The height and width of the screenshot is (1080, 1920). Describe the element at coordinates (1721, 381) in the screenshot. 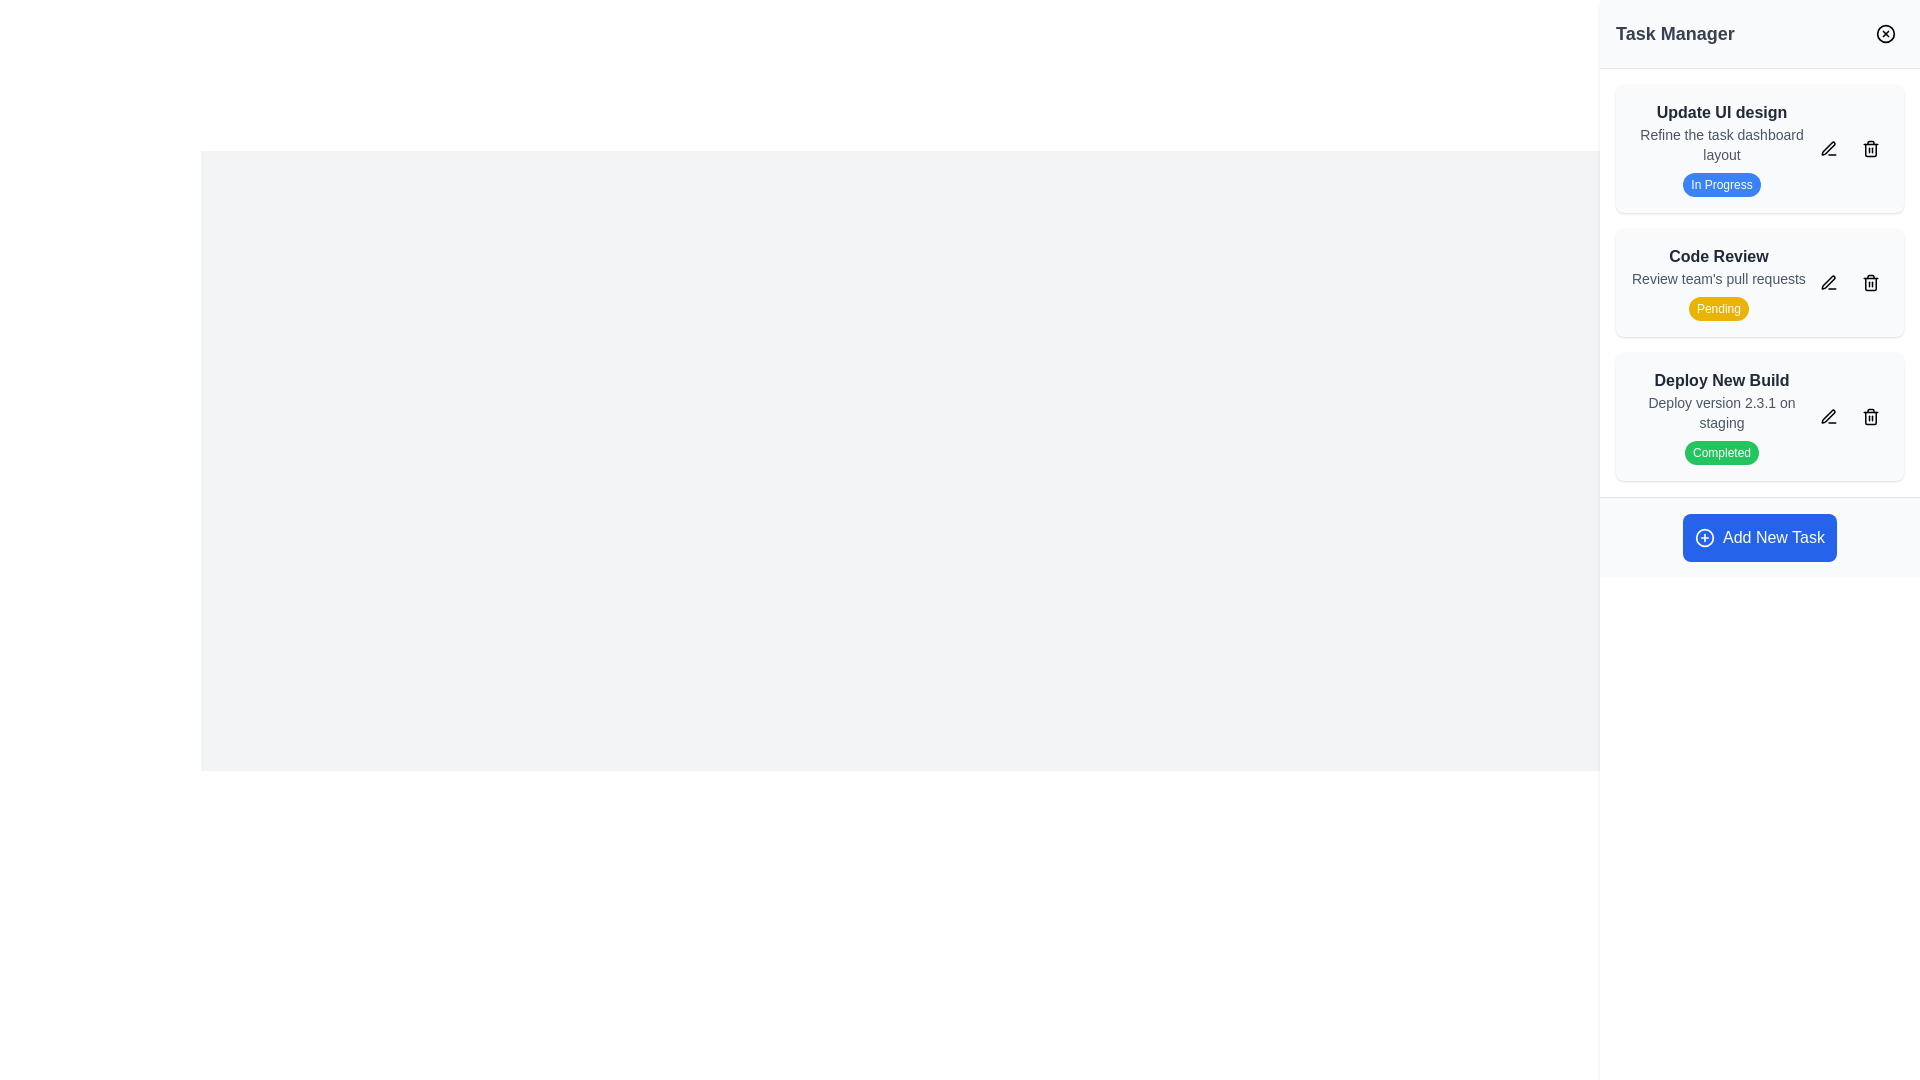

I see `the text label for the third task entry in the vertical task list on the right-hand side, which serves as a title or identifier for the task` at that location.